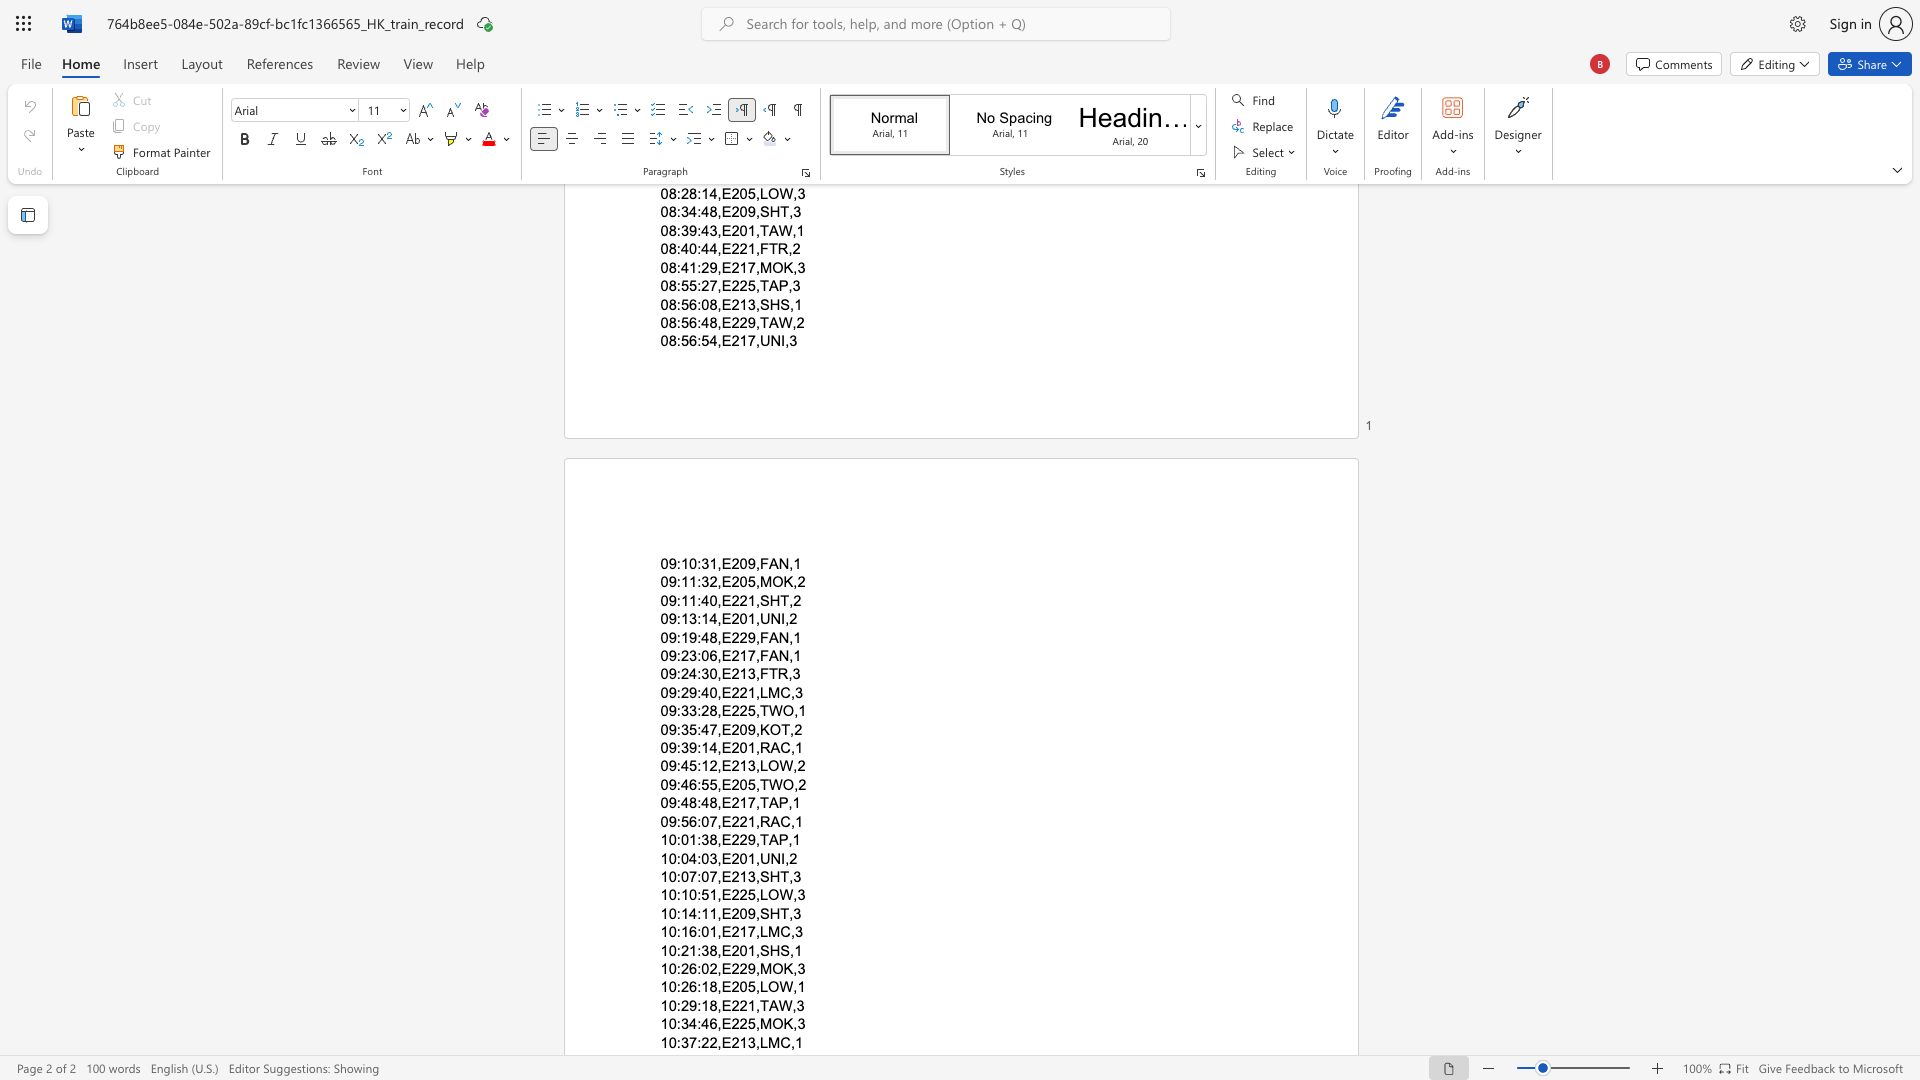 The width and height of the screenshot is (1920, 1080). I want to click on the space between the continuous character "5" and "5" in the text, so click(709, 783).